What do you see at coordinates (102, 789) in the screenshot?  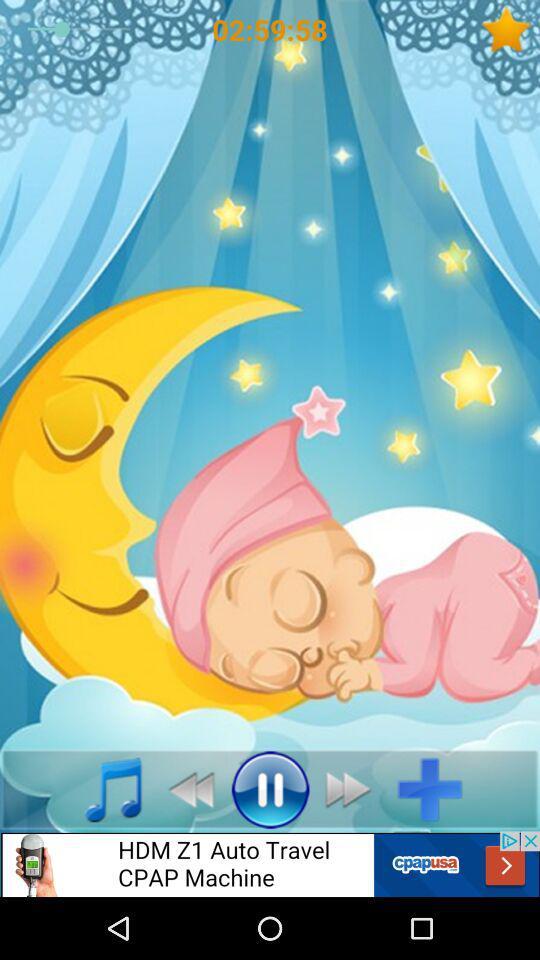 I see `a song` at bounding box center [102, 789].